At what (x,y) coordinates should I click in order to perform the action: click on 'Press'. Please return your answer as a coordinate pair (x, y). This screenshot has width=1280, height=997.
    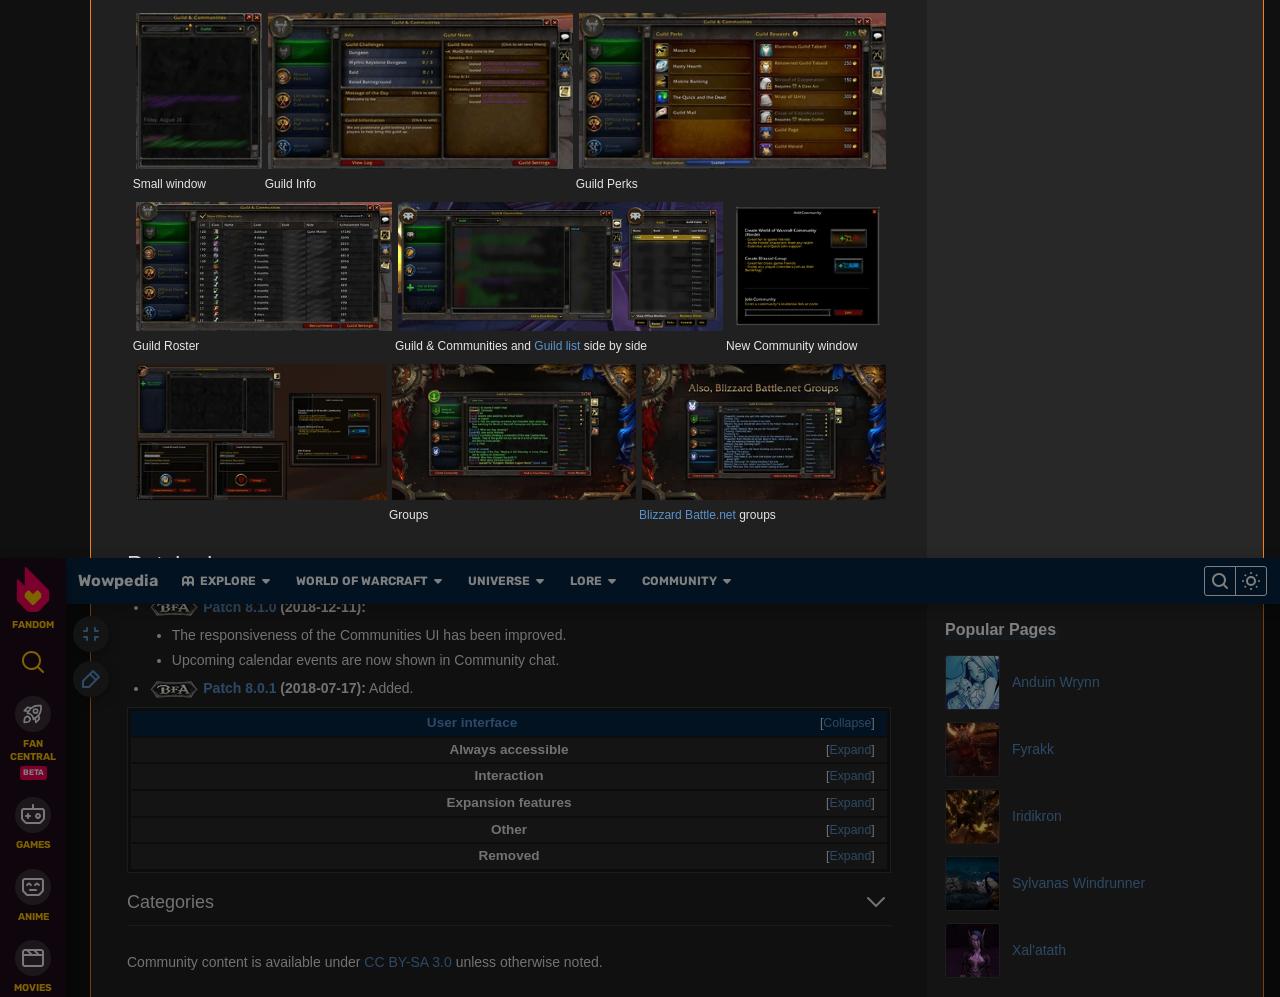
    Looking at the image, I should click on (449, 137).